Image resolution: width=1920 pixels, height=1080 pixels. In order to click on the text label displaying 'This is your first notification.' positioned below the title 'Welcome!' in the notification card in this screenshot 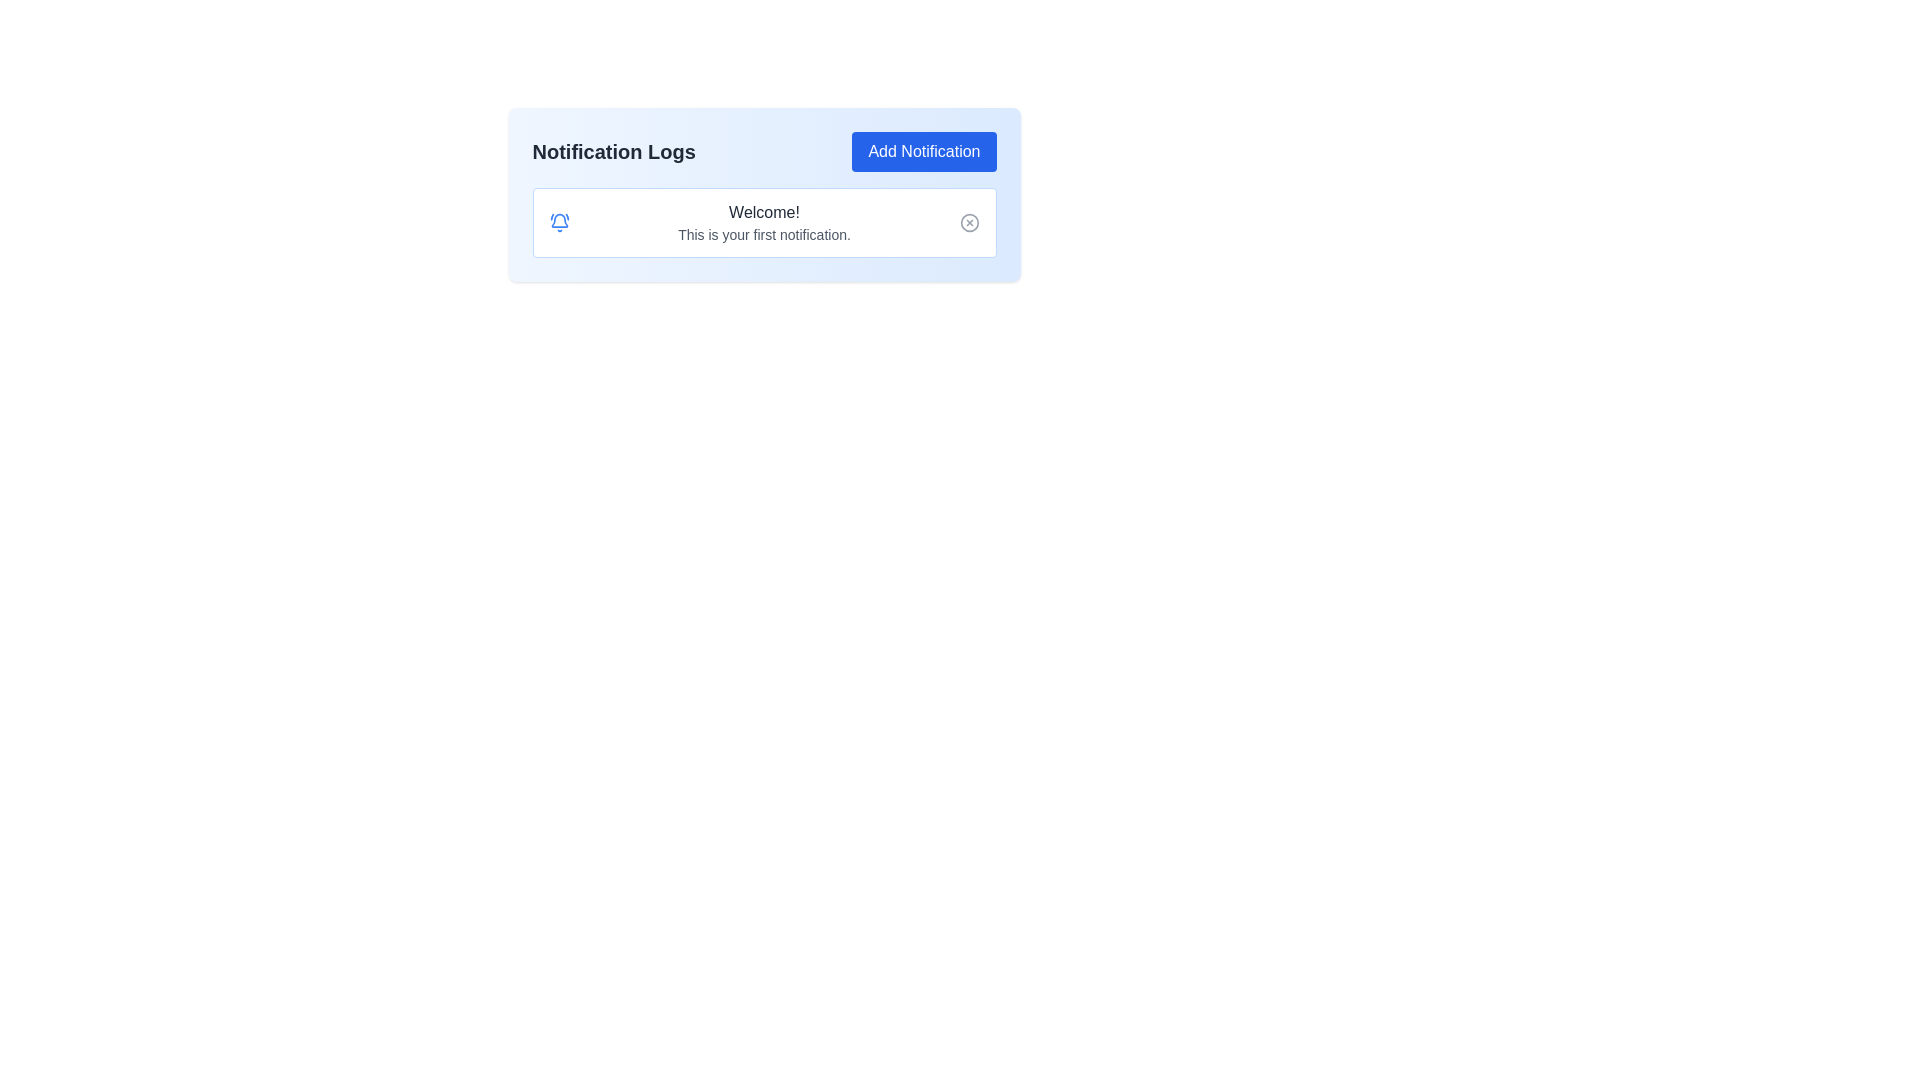, I will do `click(763, 234)`.